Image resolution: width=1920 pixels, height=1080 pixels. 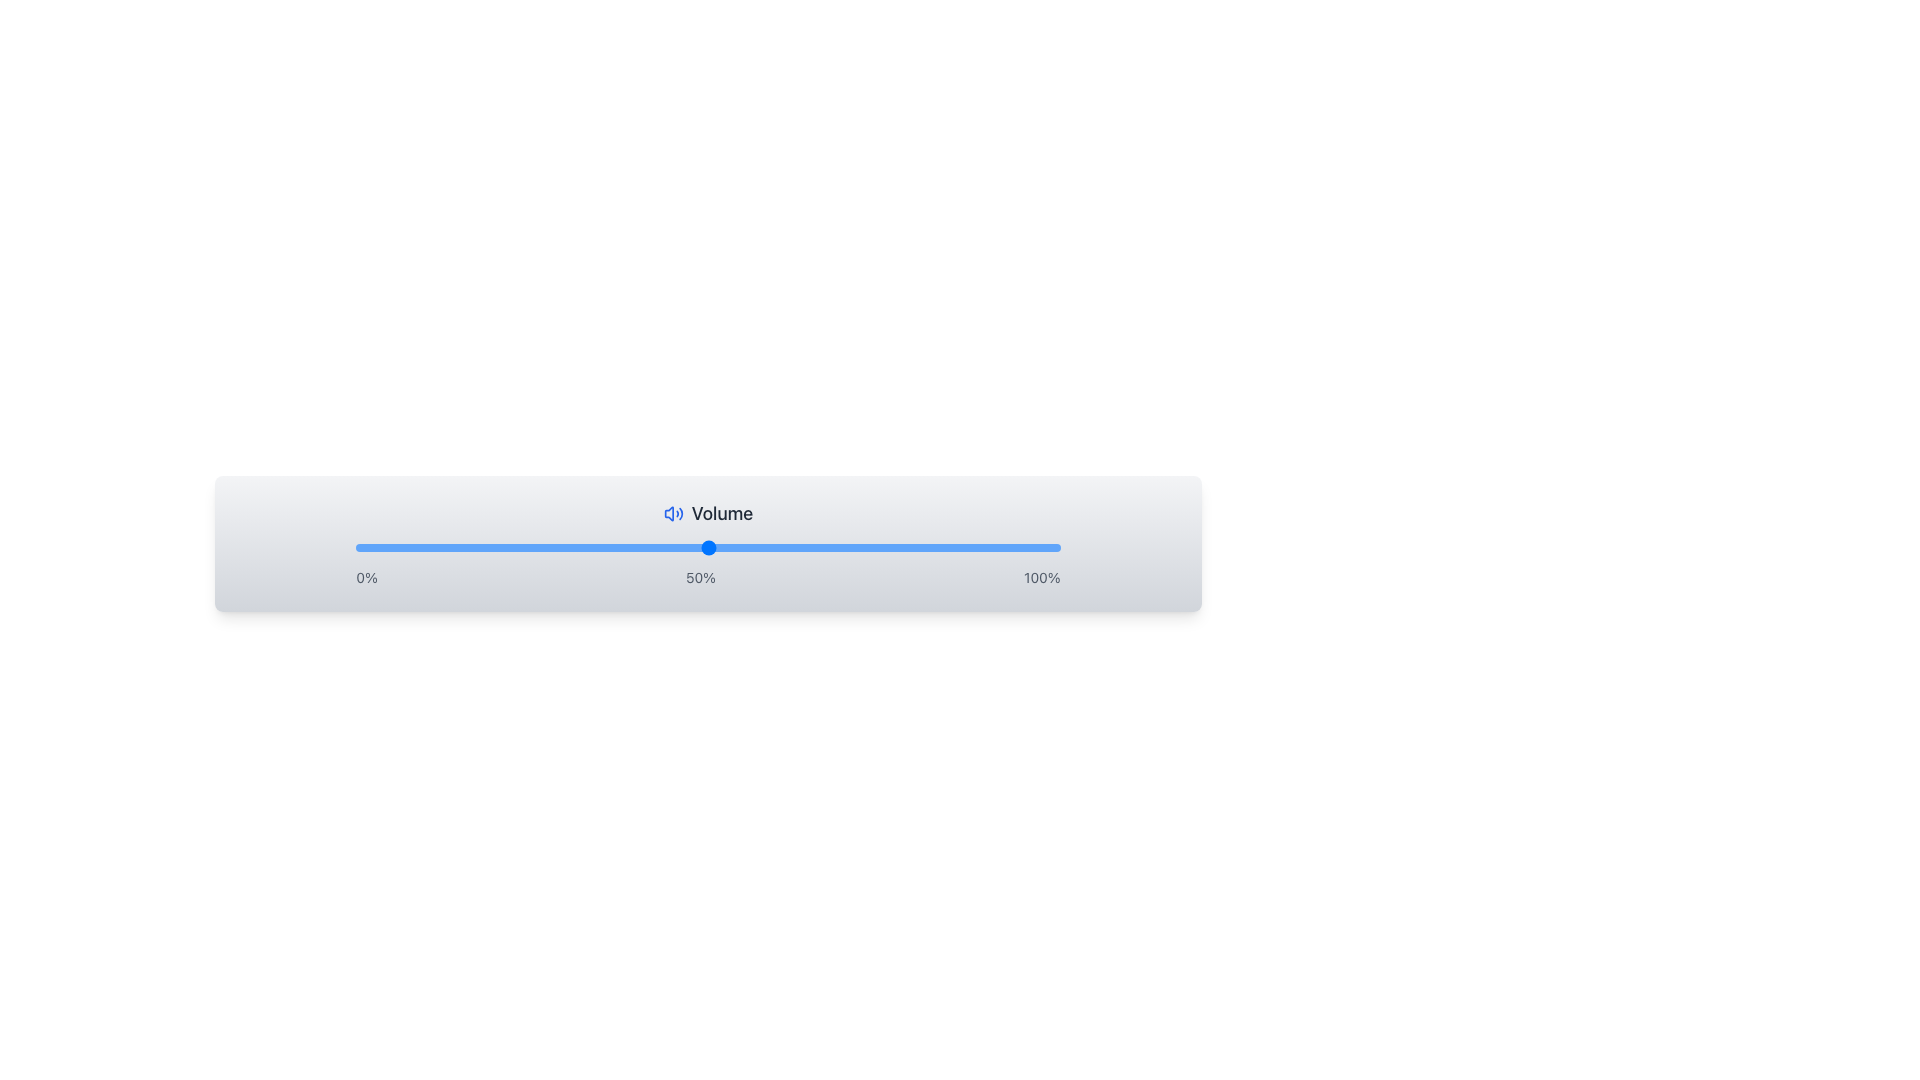 What do you see at coordinates (367, 578) in the screenshot?
I see `the static text label indicating the minimum value (0%) of the associated scale, which is positioned to the left of the markers labeled '50%' and '100%'` at bounding box center [367, 578].